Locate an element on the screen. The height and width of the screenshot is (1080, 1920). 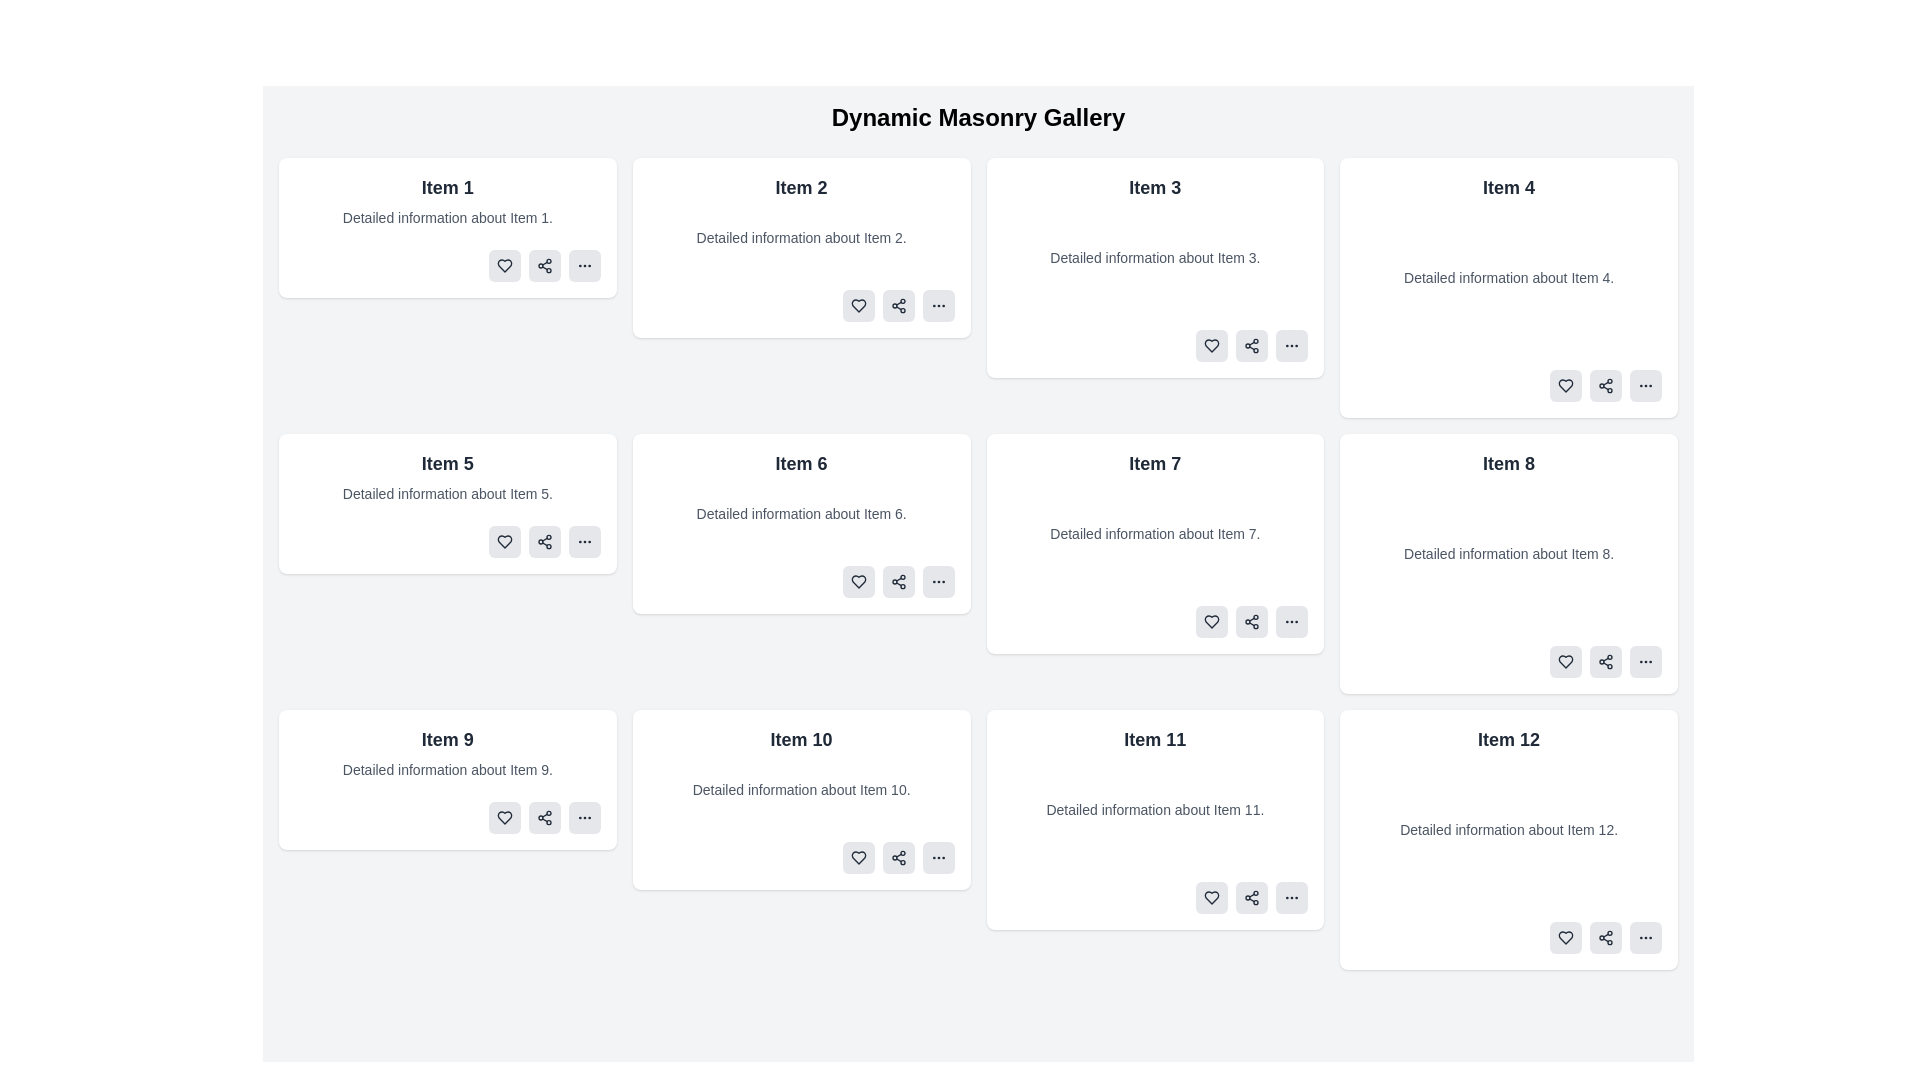
the rightmost button in the row of actions below the 'Item 2' card in the second column of the first row is located at coordinates (937, 305).